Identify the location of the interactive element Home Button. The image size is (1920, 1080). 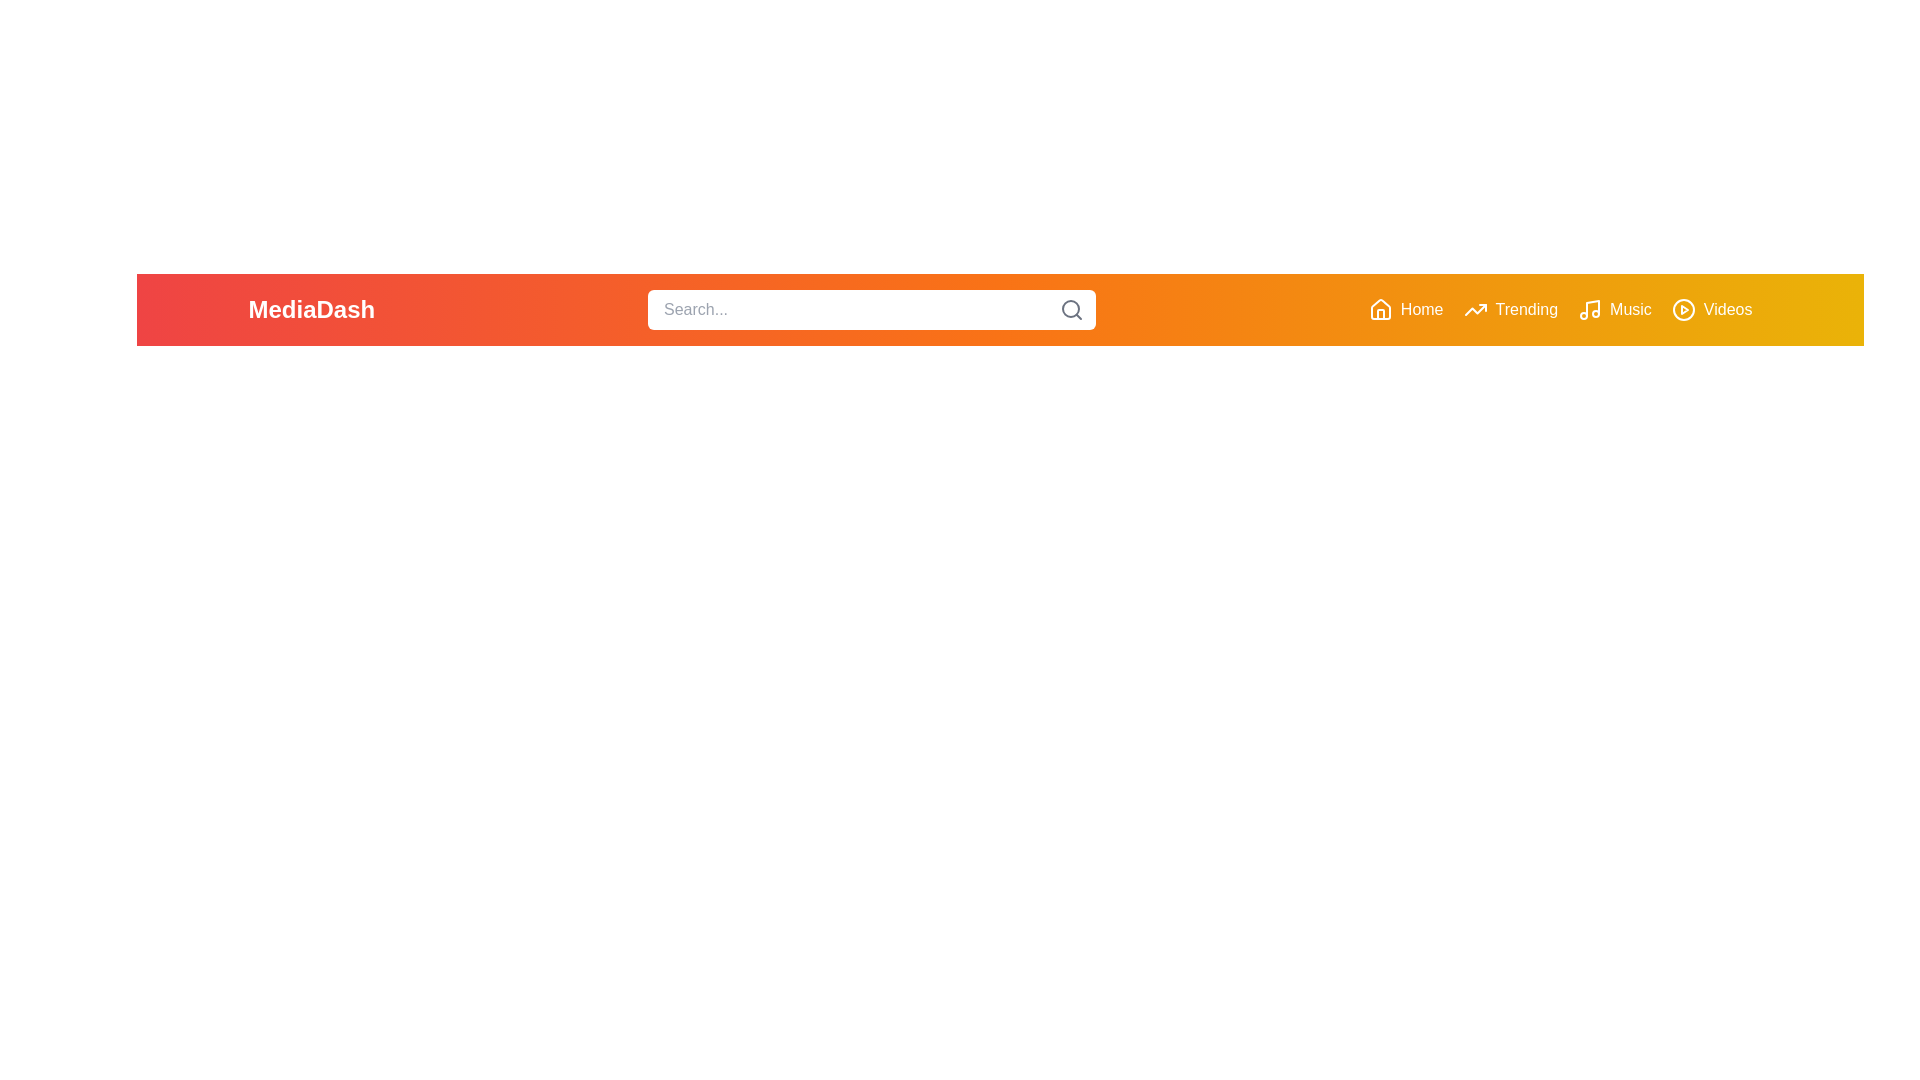
(1405, 309).